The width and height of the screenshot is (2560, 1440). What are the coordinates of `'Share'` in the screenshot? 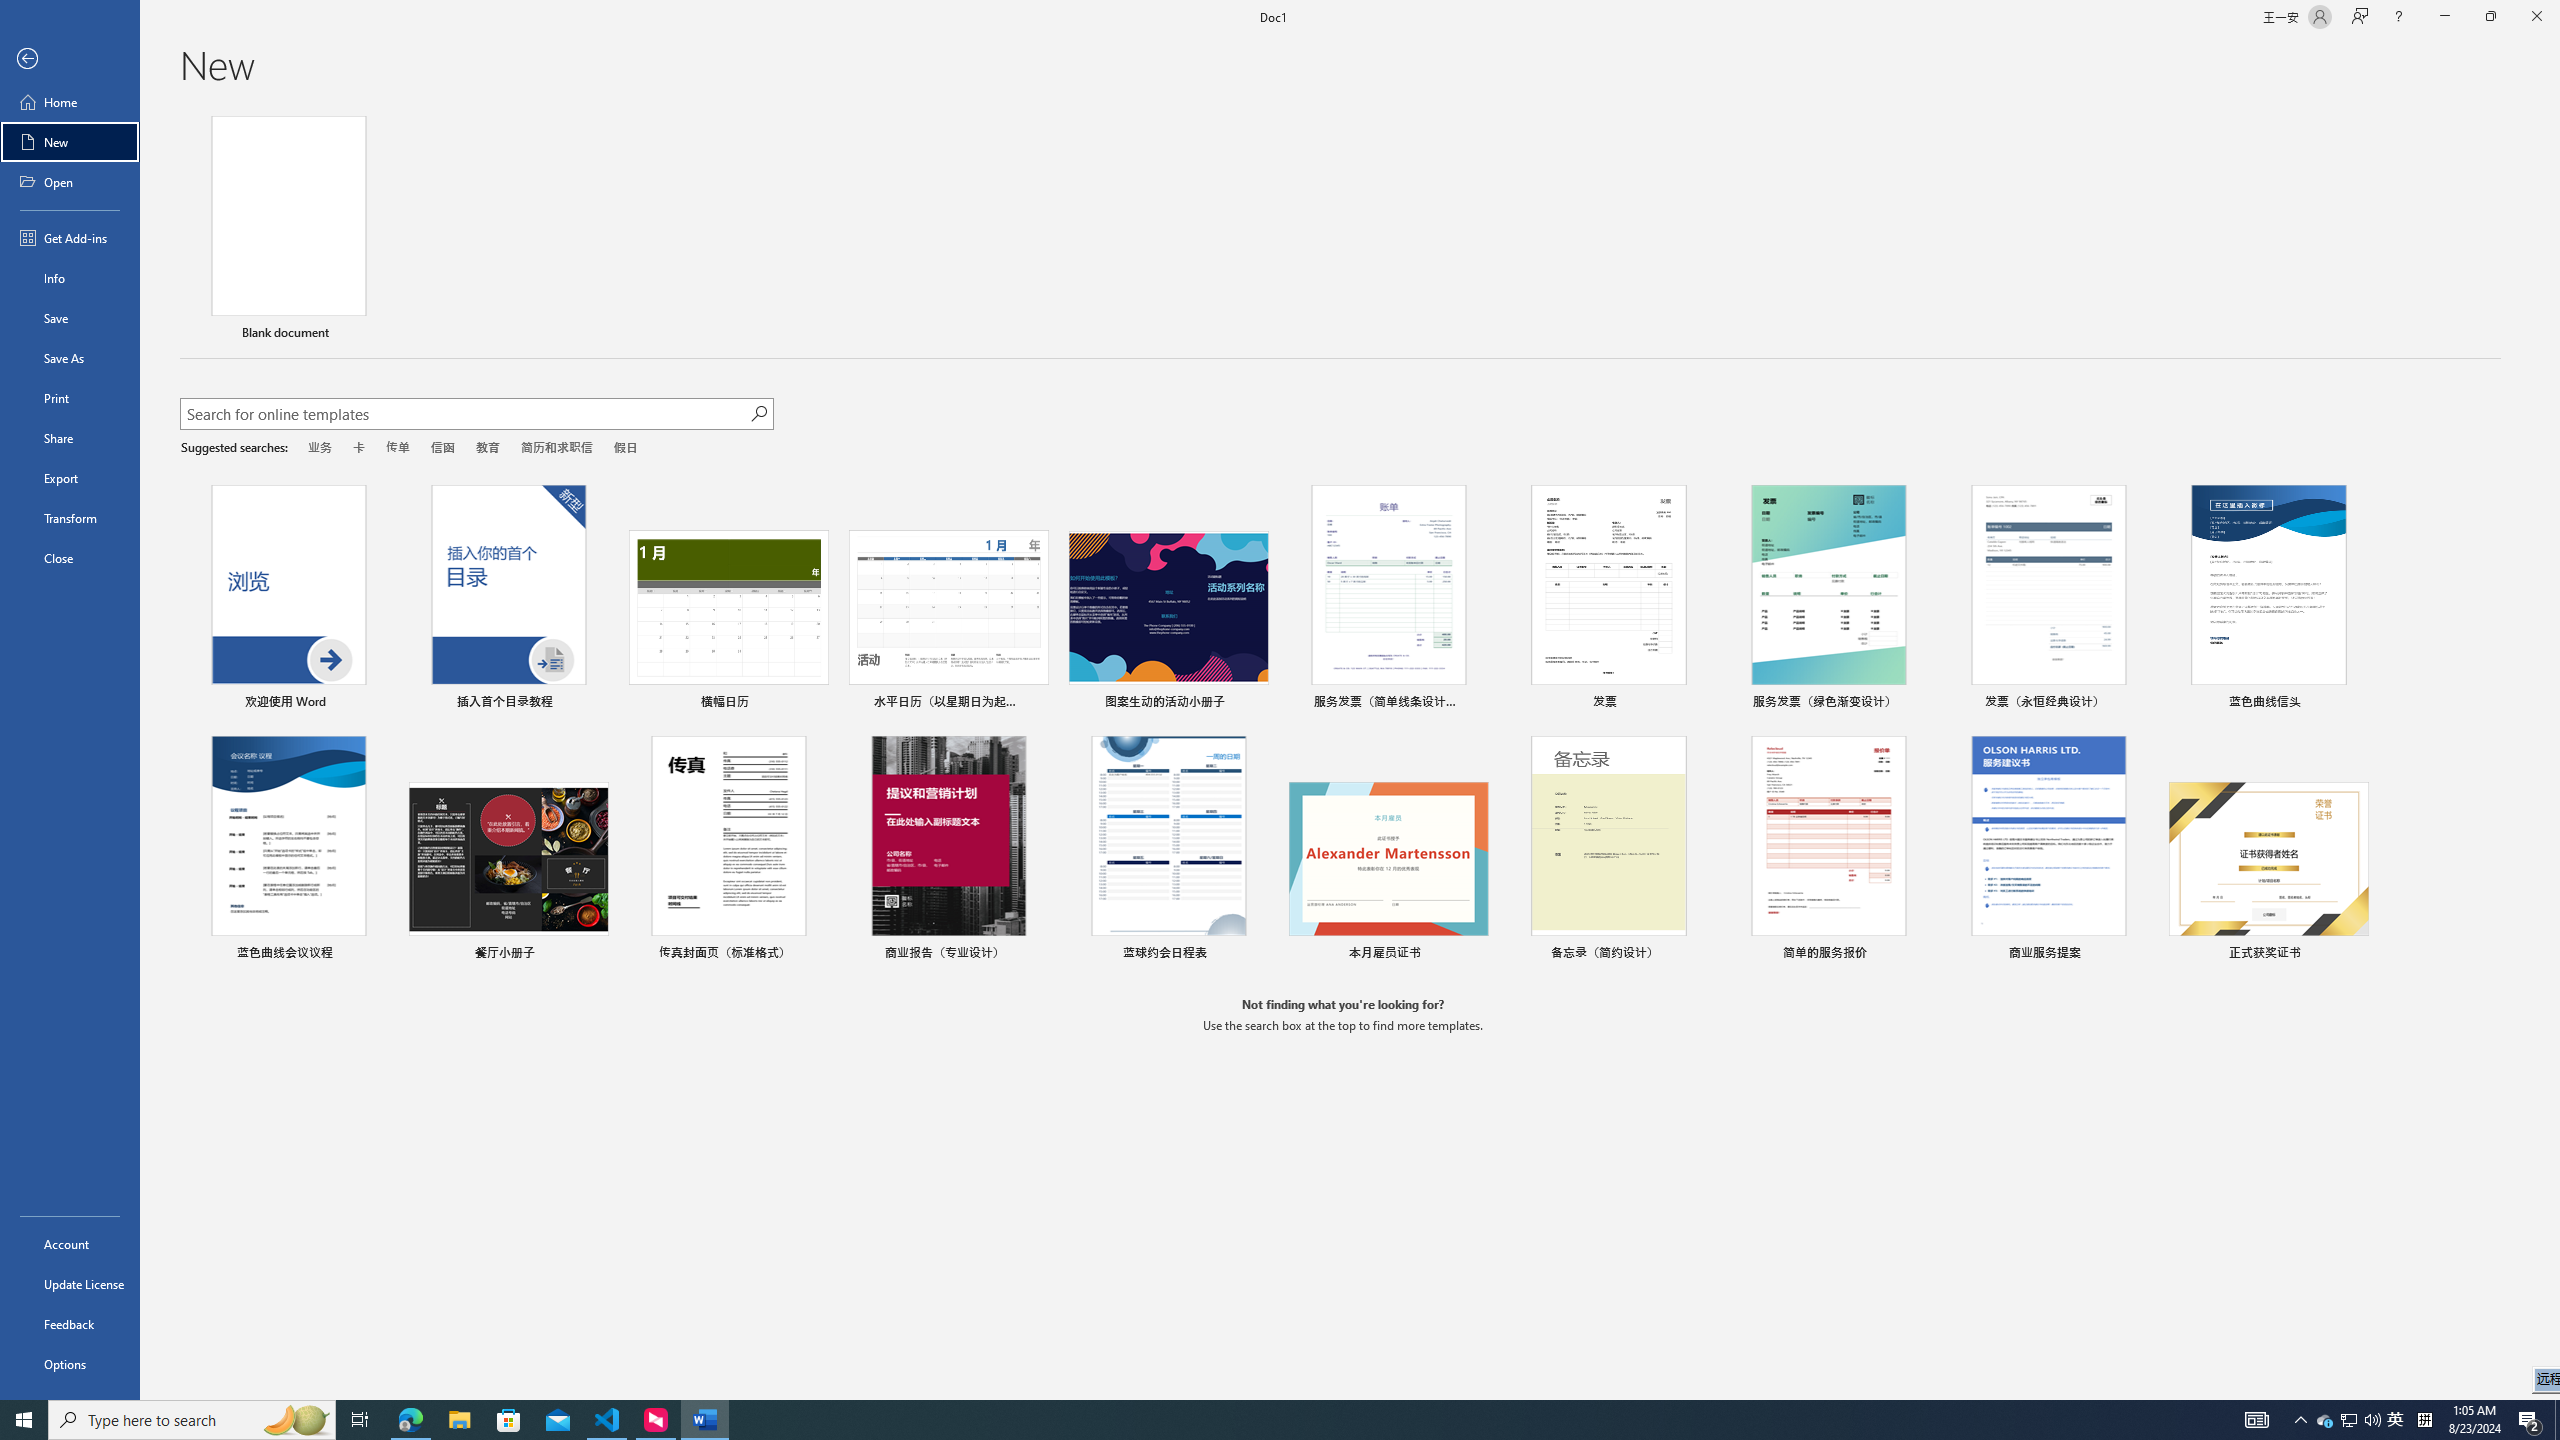 It's located at (69, 436).